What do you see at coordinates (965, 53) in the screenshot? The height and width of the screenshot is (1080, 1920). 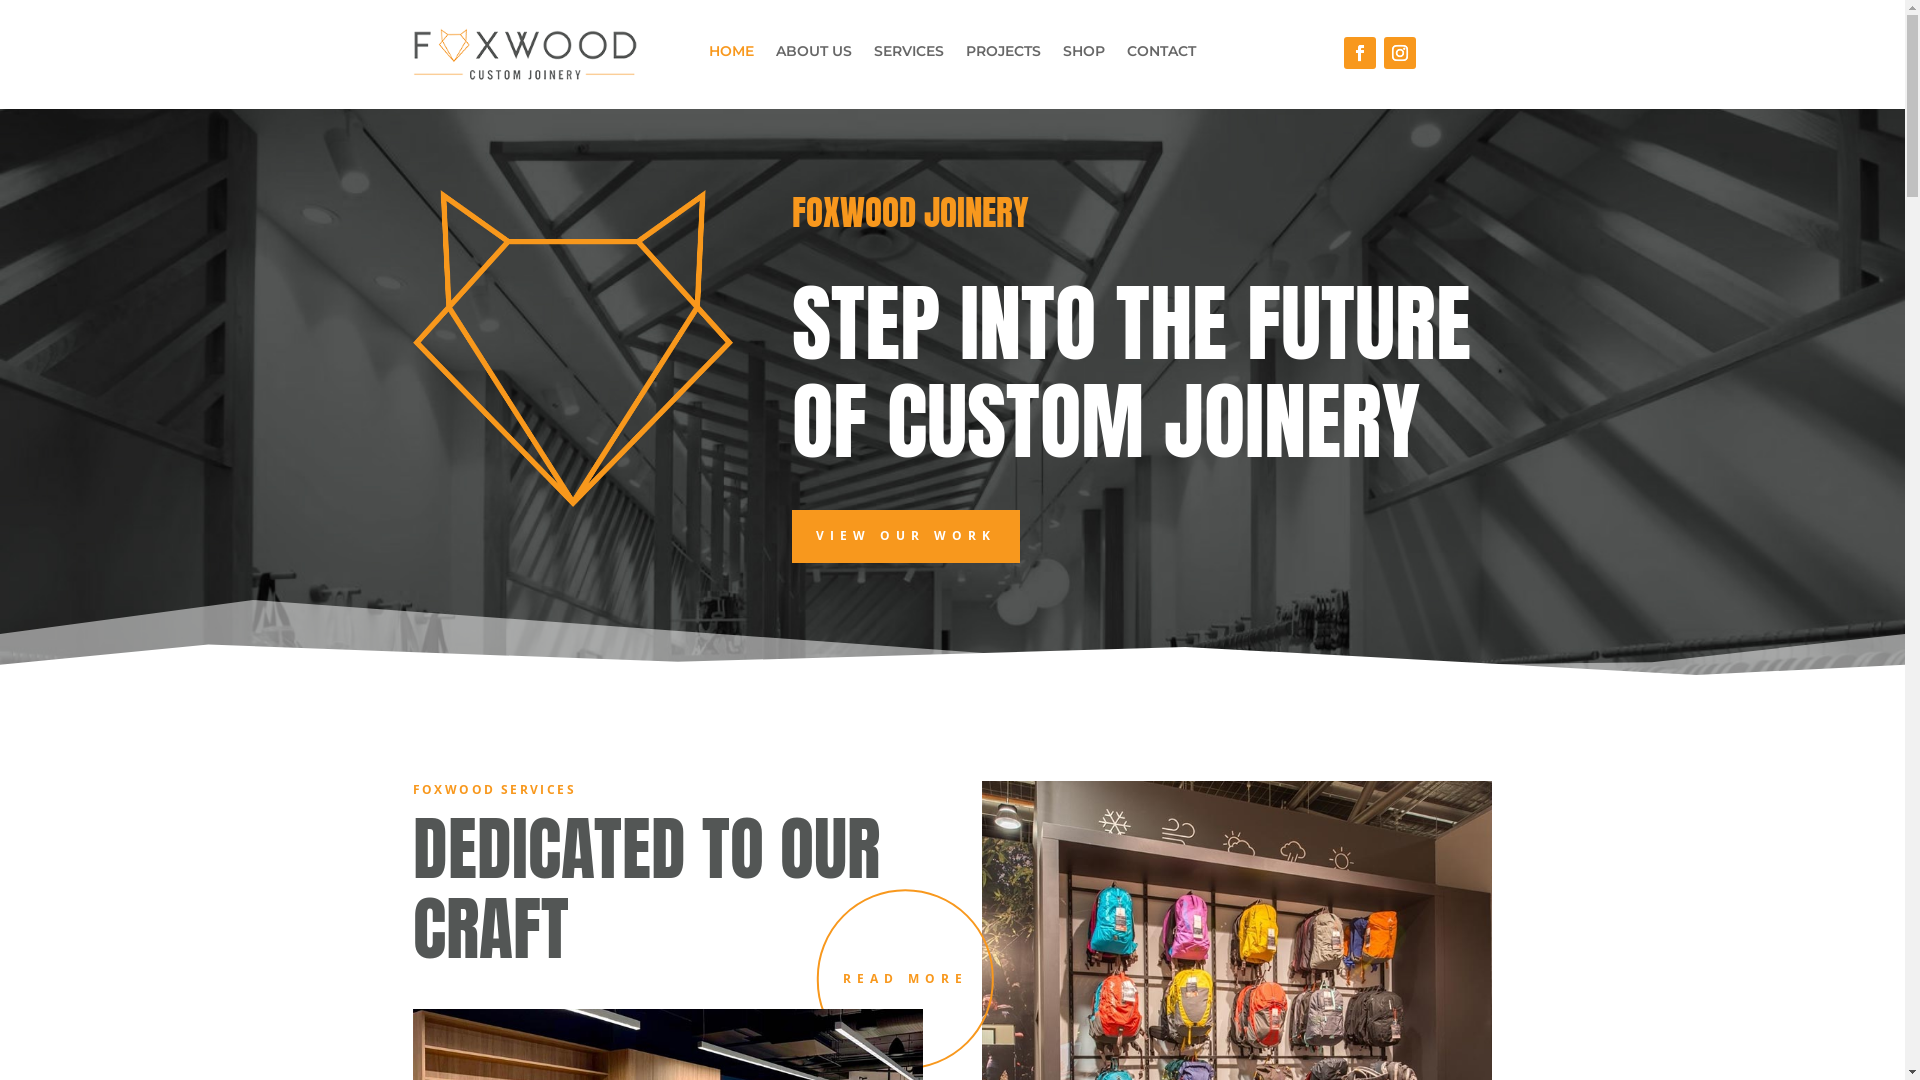 I see `'PROJECTS'` at bounding box center [965, 53].